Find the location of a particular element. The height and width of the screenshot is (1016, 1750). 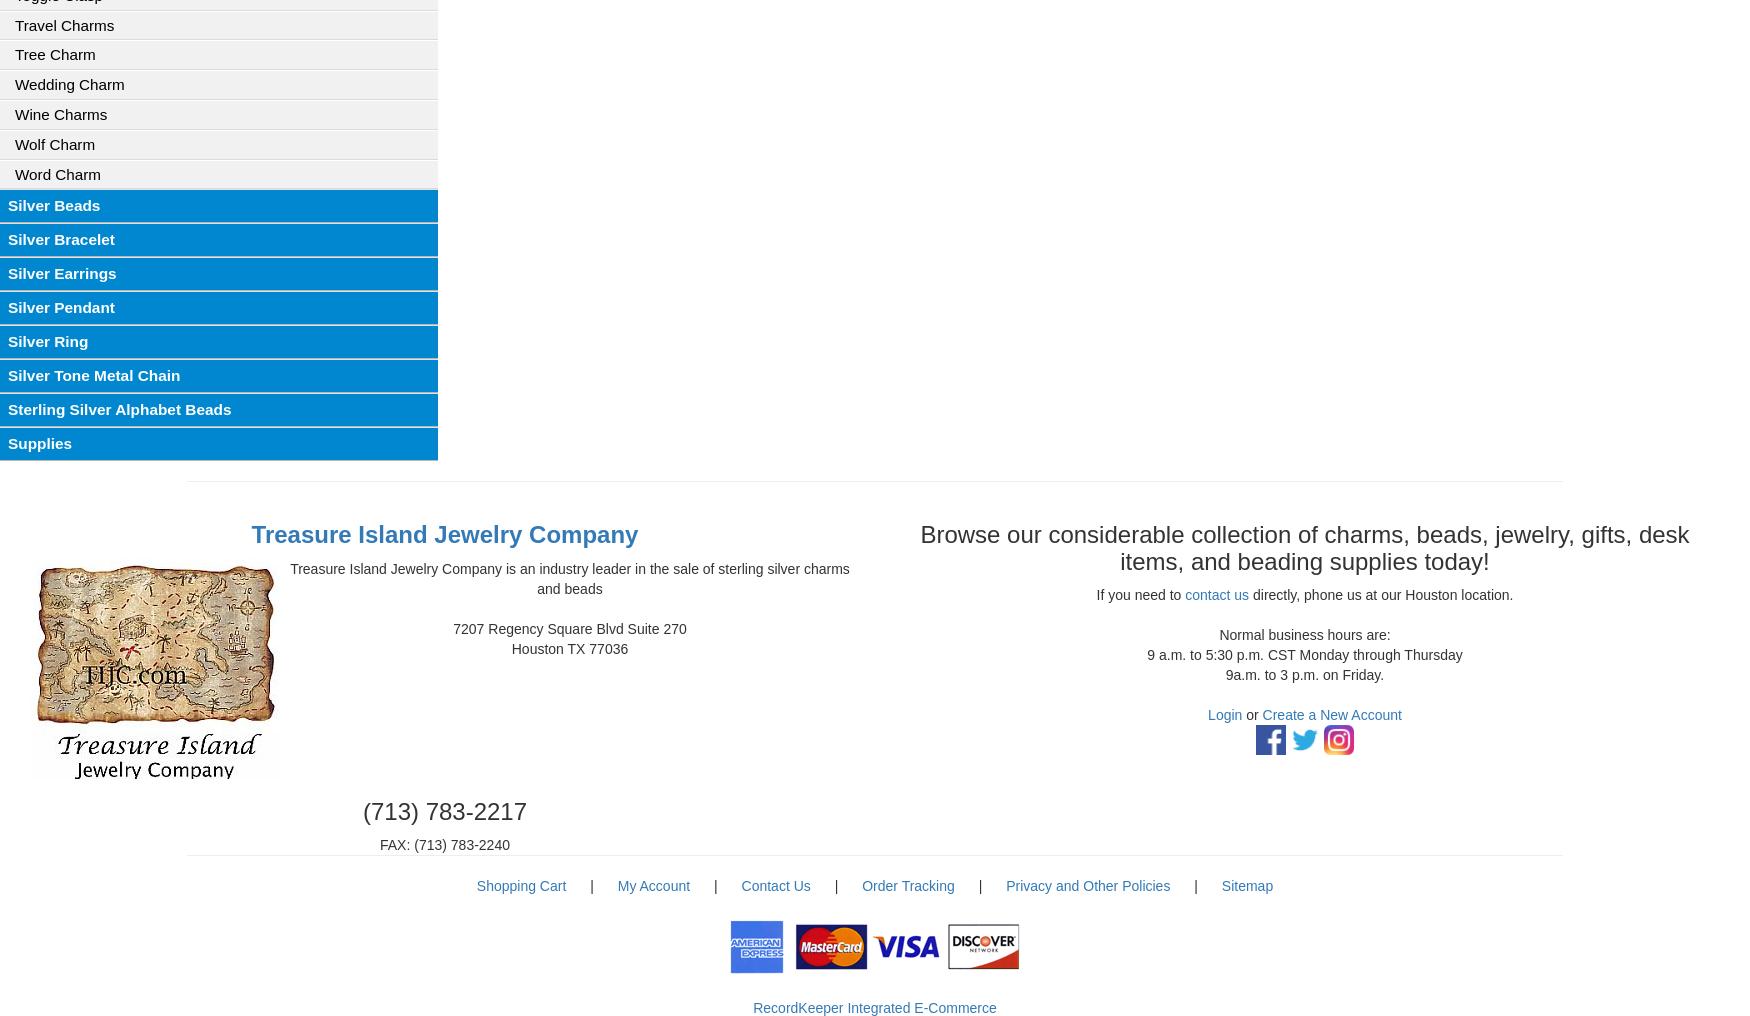

'Wolf Charm' is located at coordinates (14, 142).